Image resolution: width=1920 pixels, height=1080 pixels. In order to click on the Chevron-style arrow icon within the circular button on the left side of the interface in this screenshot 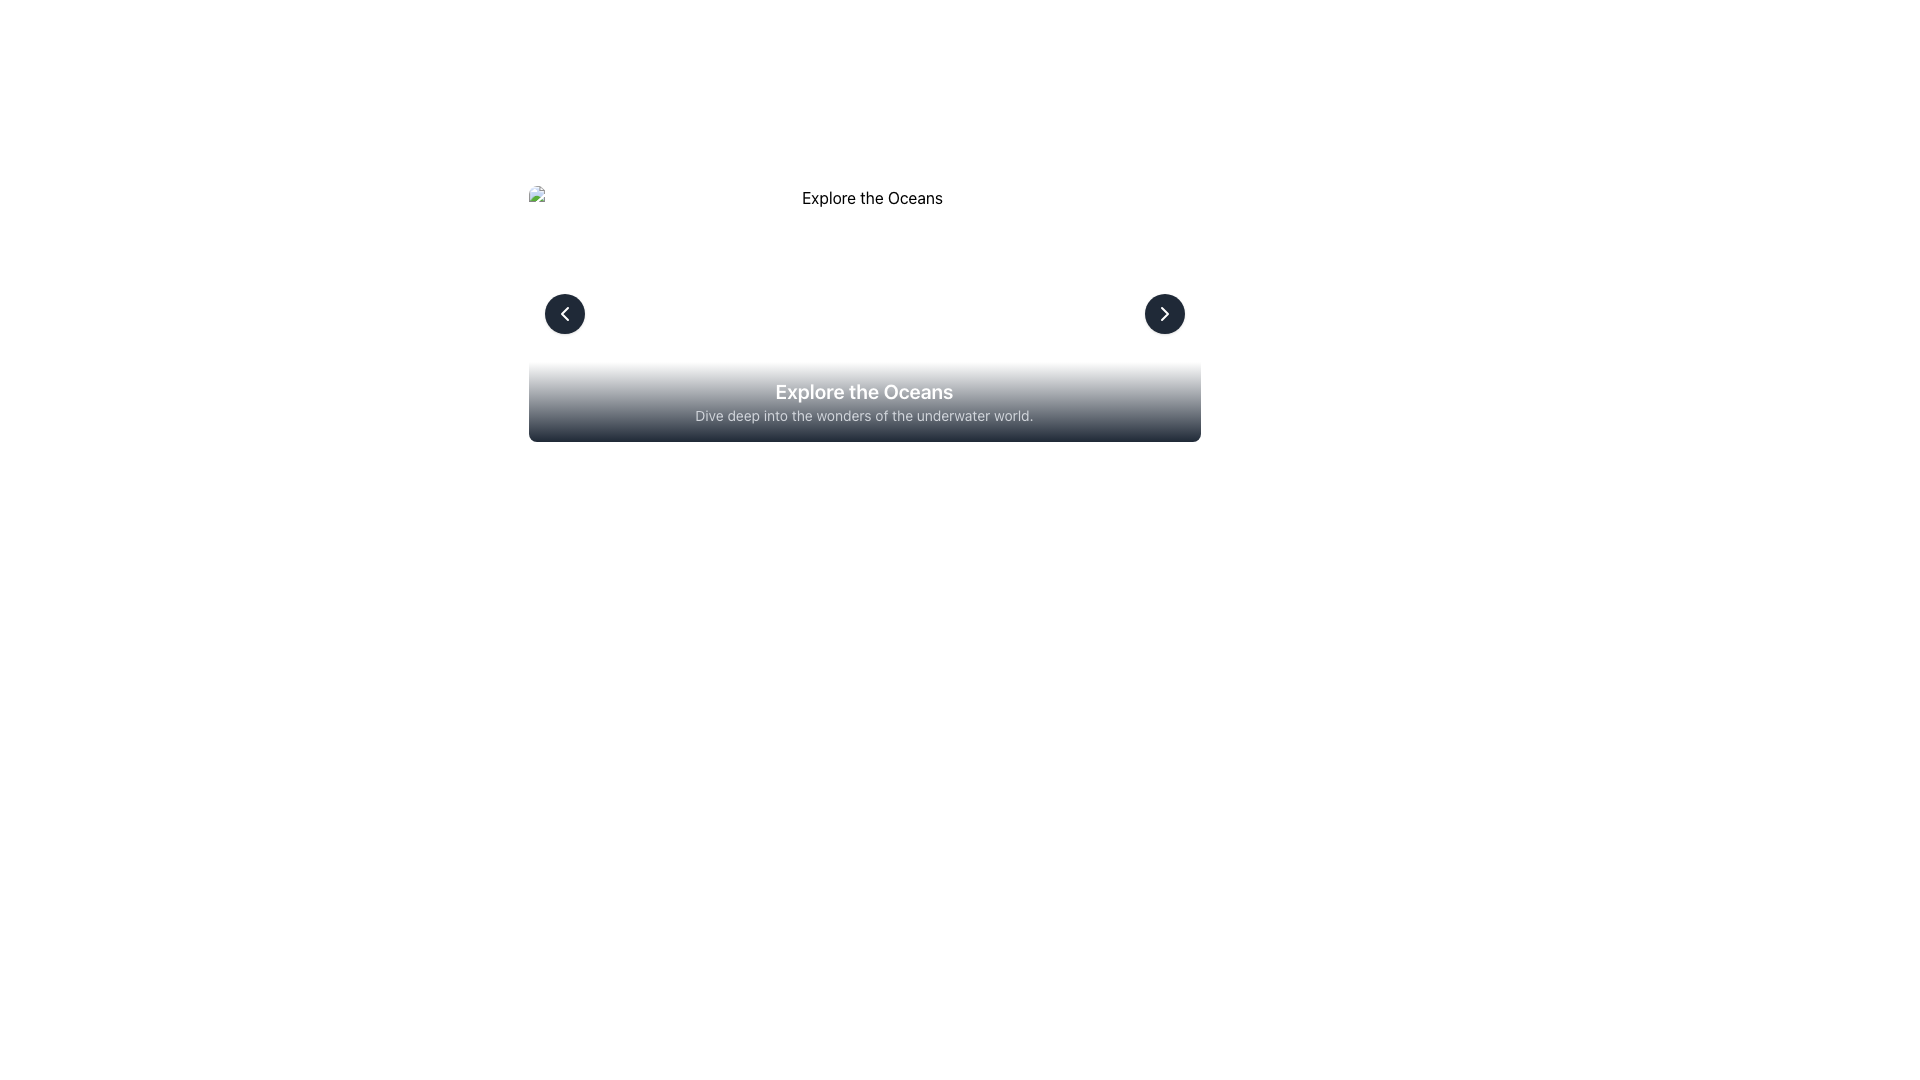, I will do `click(563, 313)`.